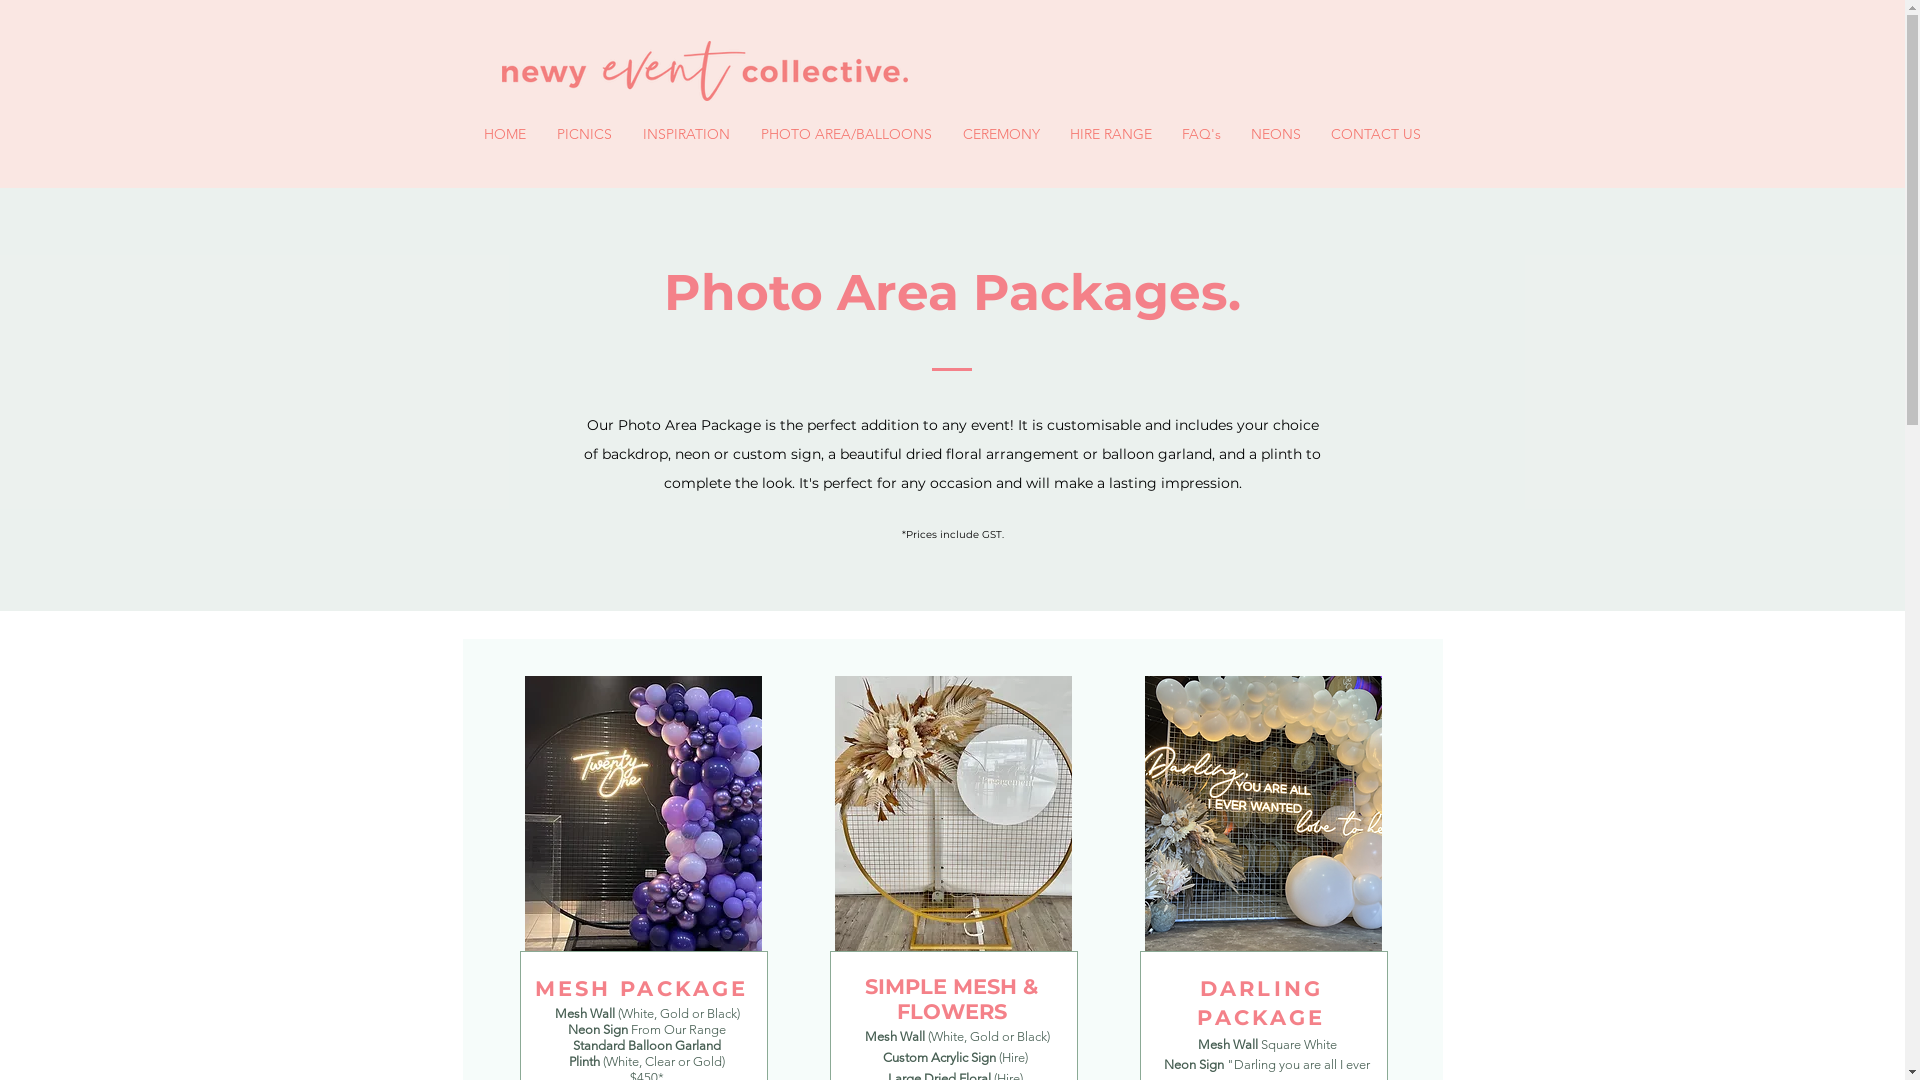  What do you see at coordinates (1375, 134) in the screenshot?
I see `'CONTACT US'` at bounding box center [1375, 134].